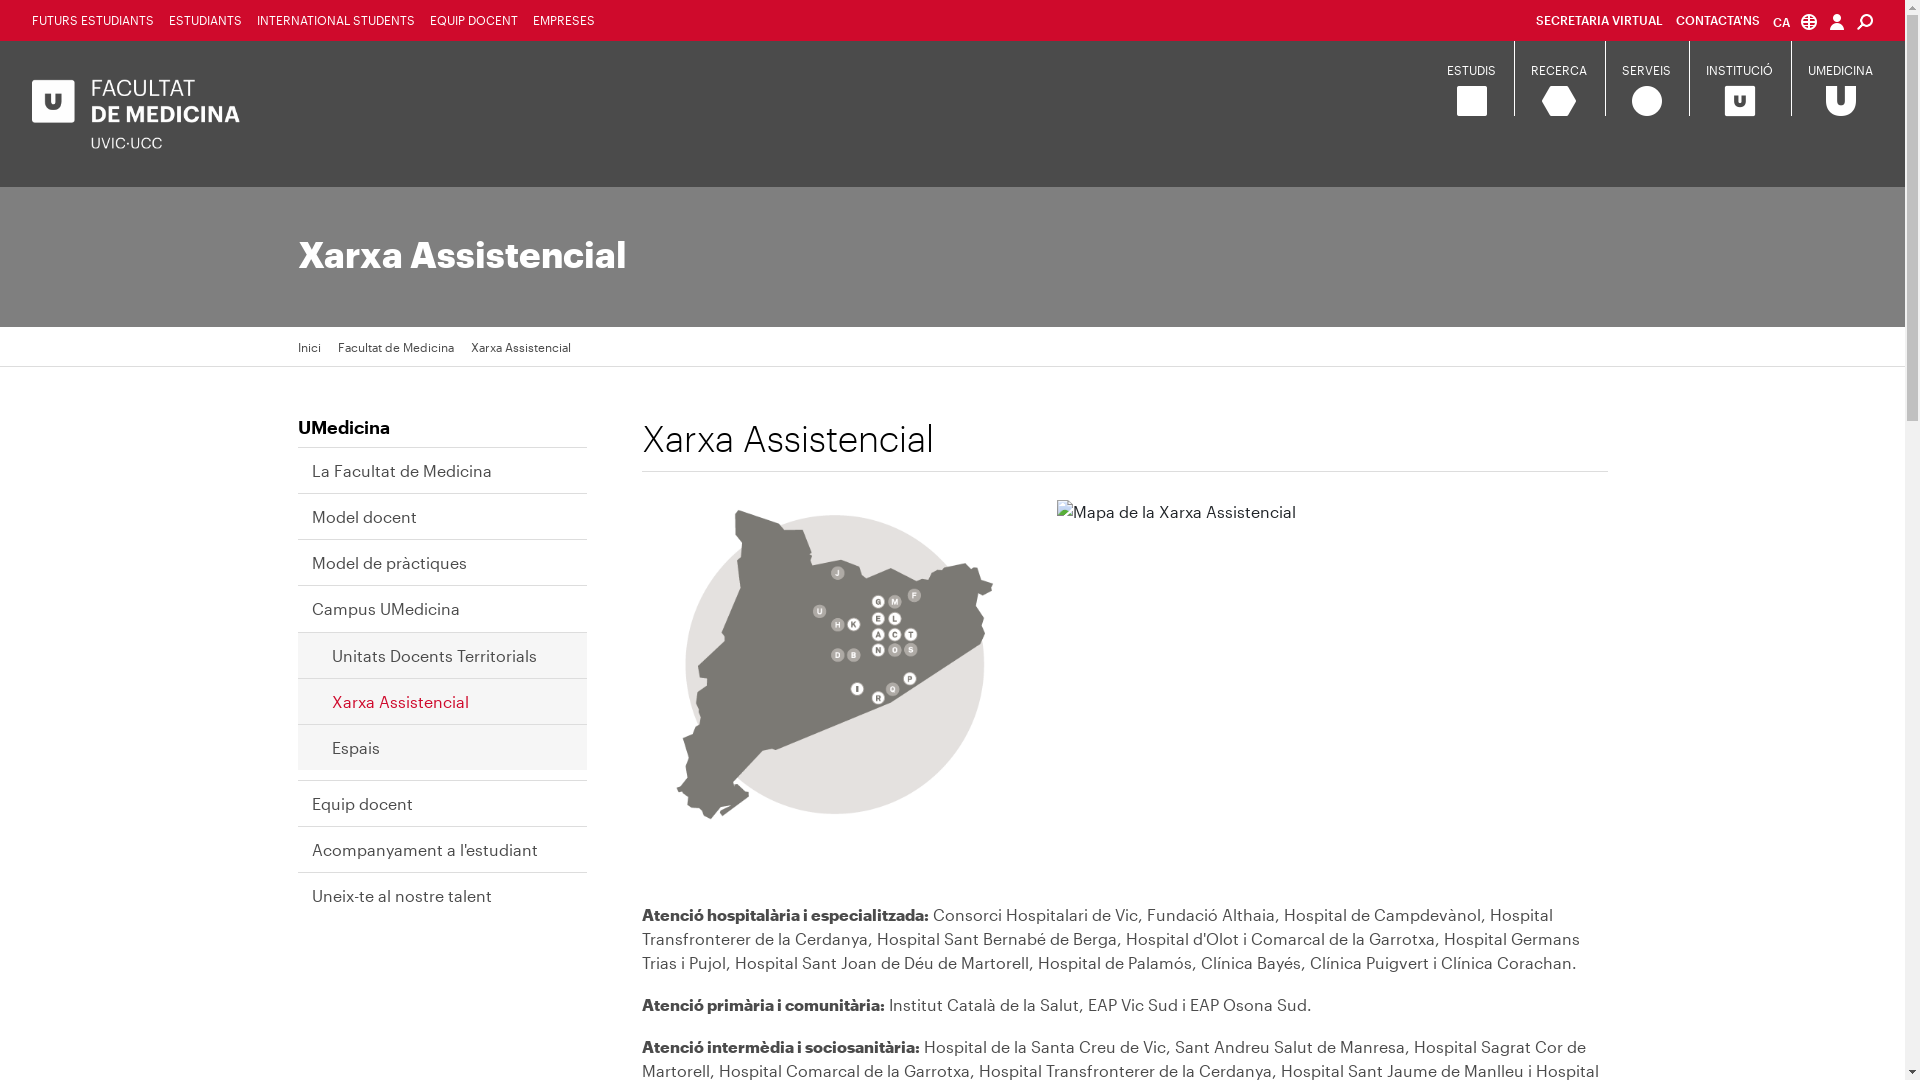 This screenshot has width=1920, height=1080. Describe the element at coordinates (372, 802) in the screenshot. I see `'Equip docent'` at that location.